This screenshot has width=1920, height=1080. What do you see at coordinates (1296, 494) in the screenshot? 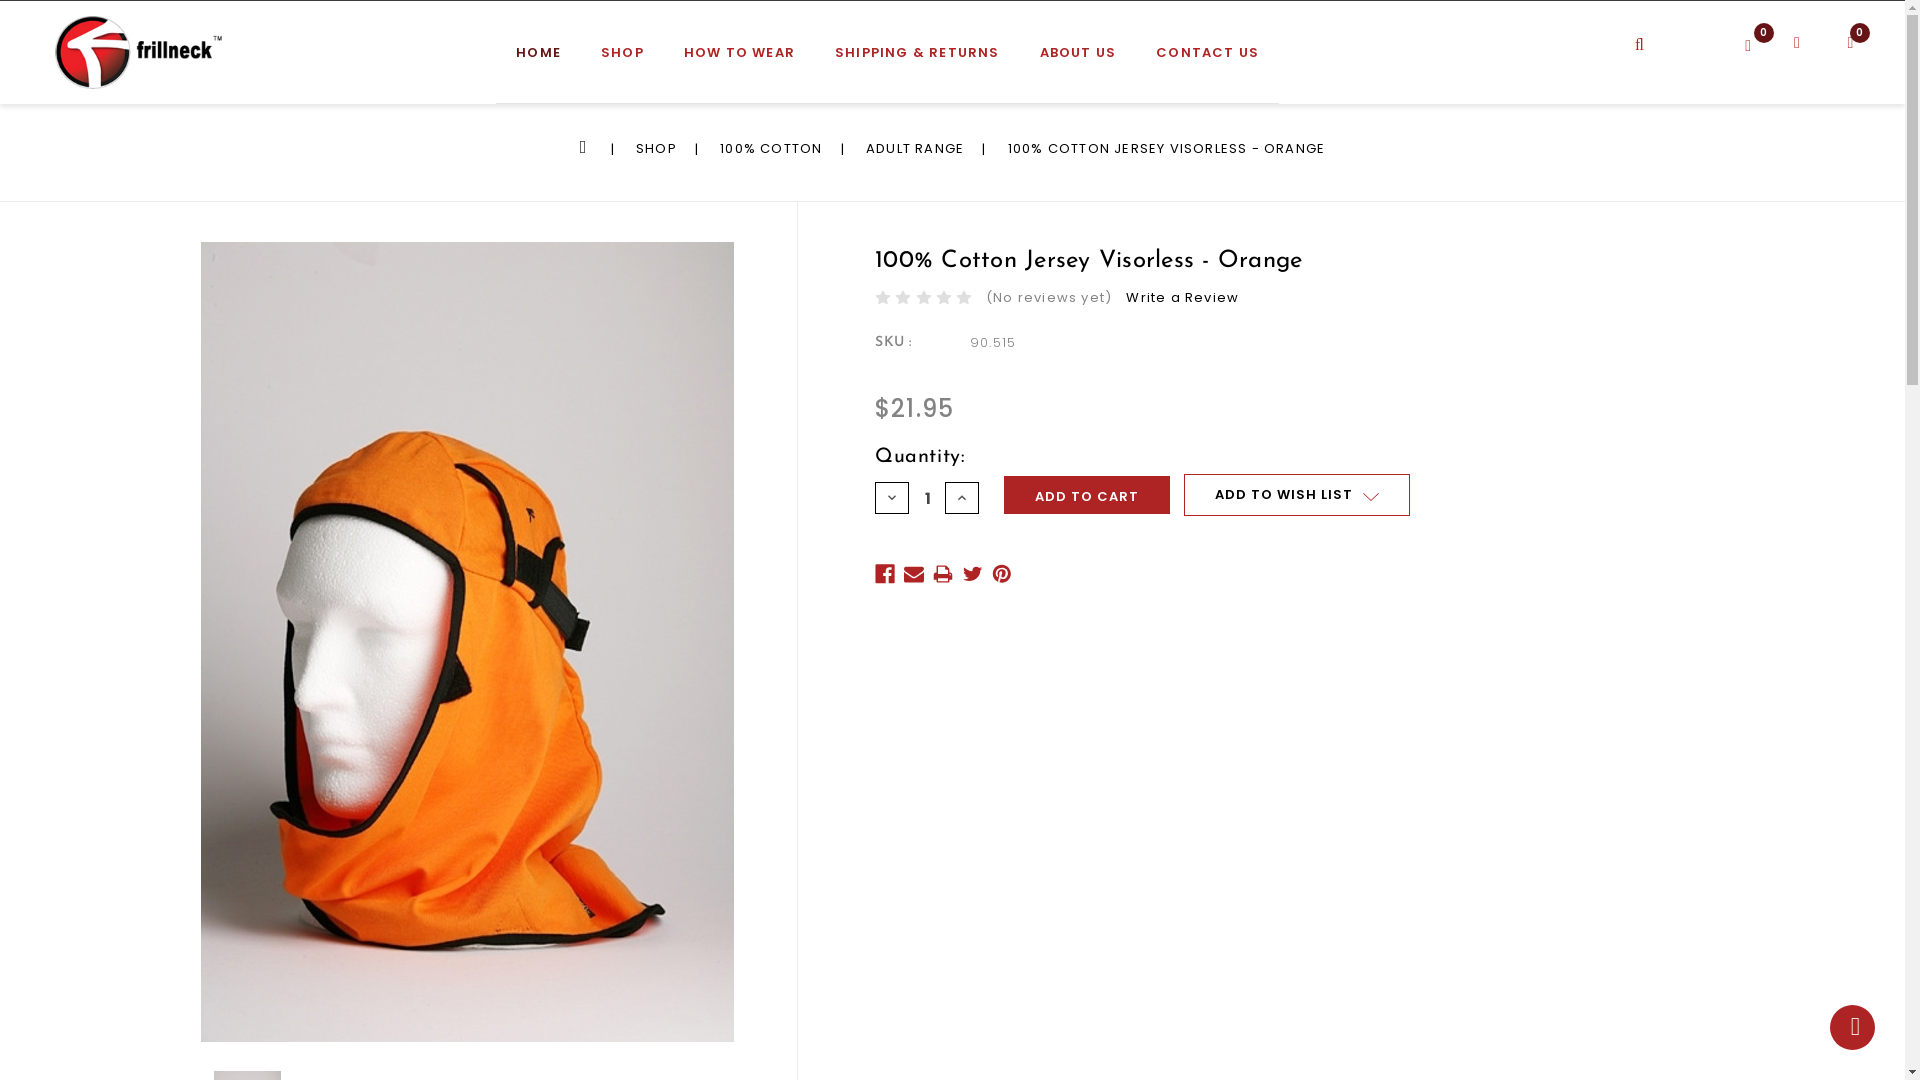
I see `'ADD TO WISH LIST'` at bounding box center [1296, 494].